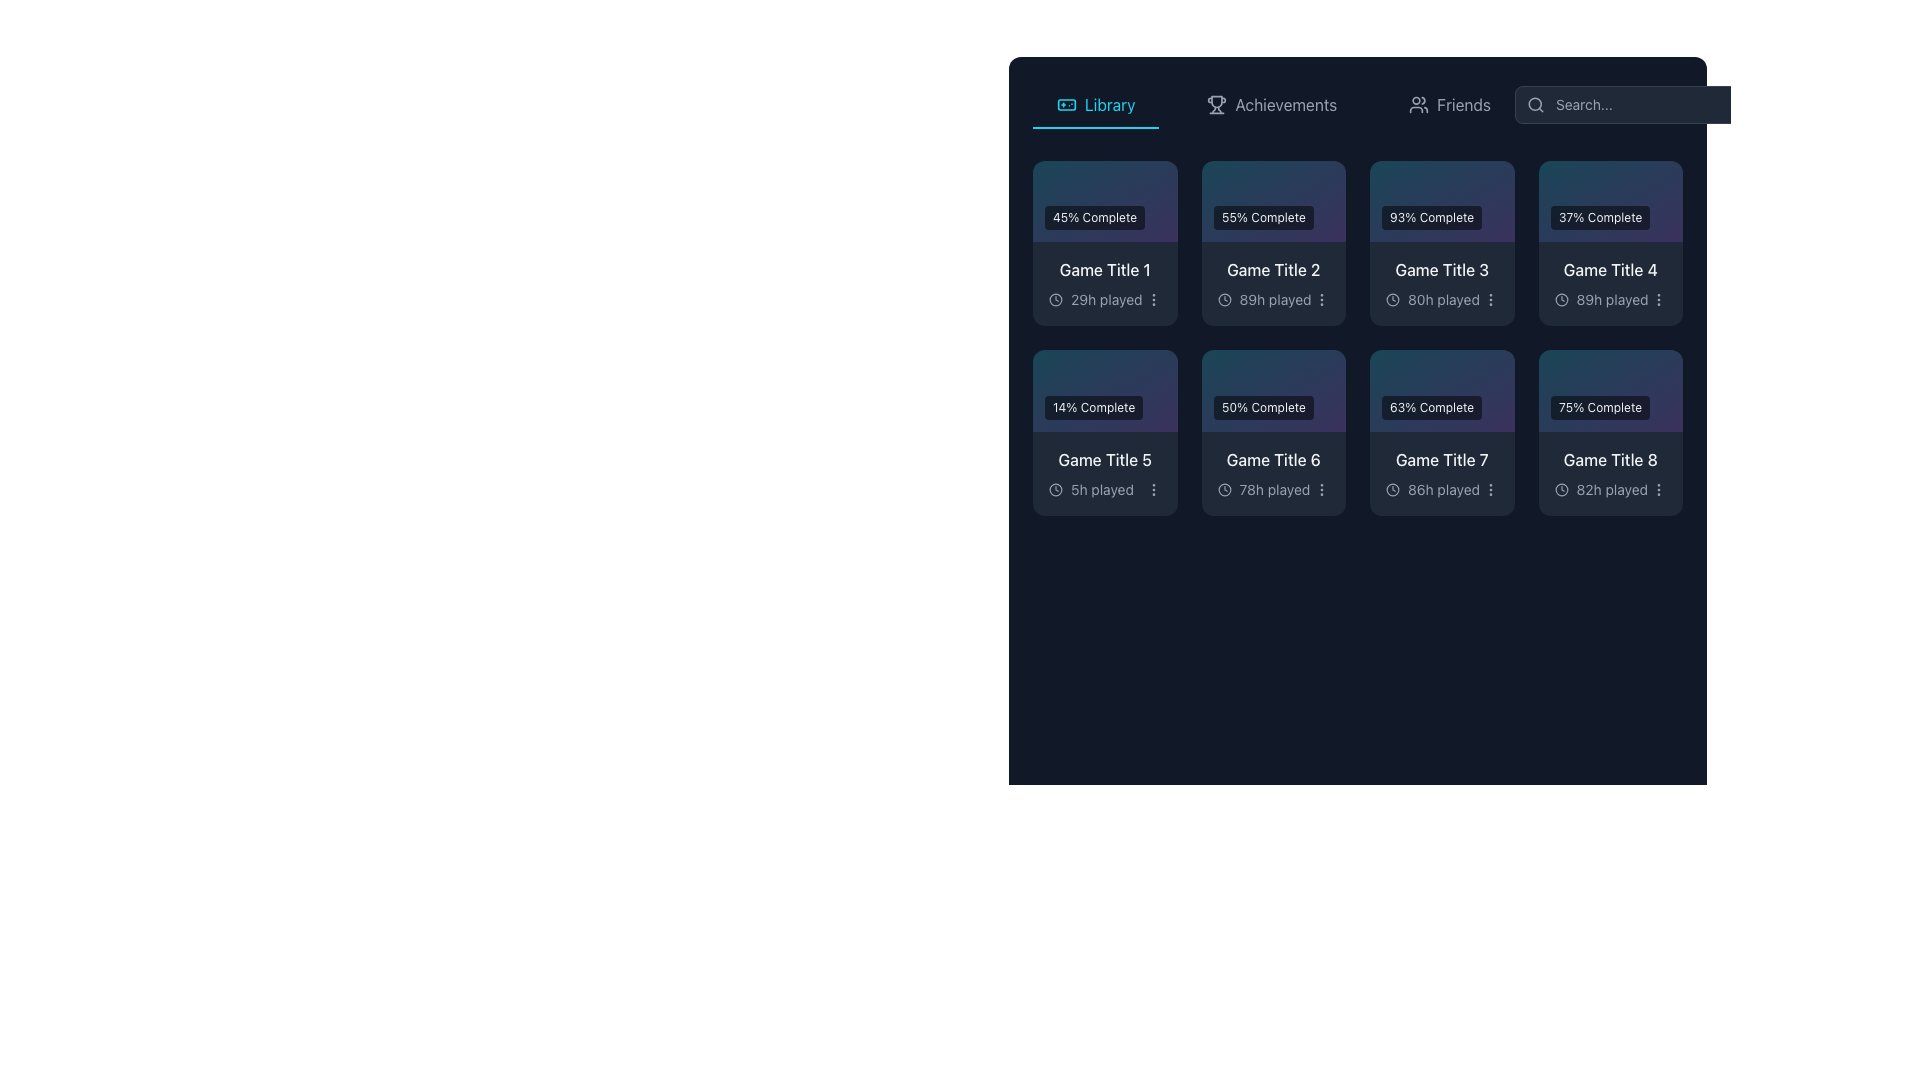 This screenshot has width=1920, height=1080. Describe the element at coordinates (1090, 489) in the screenshot. I see `the card labeled 'Game Title 5' by clicking on the text with icon that indicates the amount of time spent playing the game, located at the lower left of the card` at that location.